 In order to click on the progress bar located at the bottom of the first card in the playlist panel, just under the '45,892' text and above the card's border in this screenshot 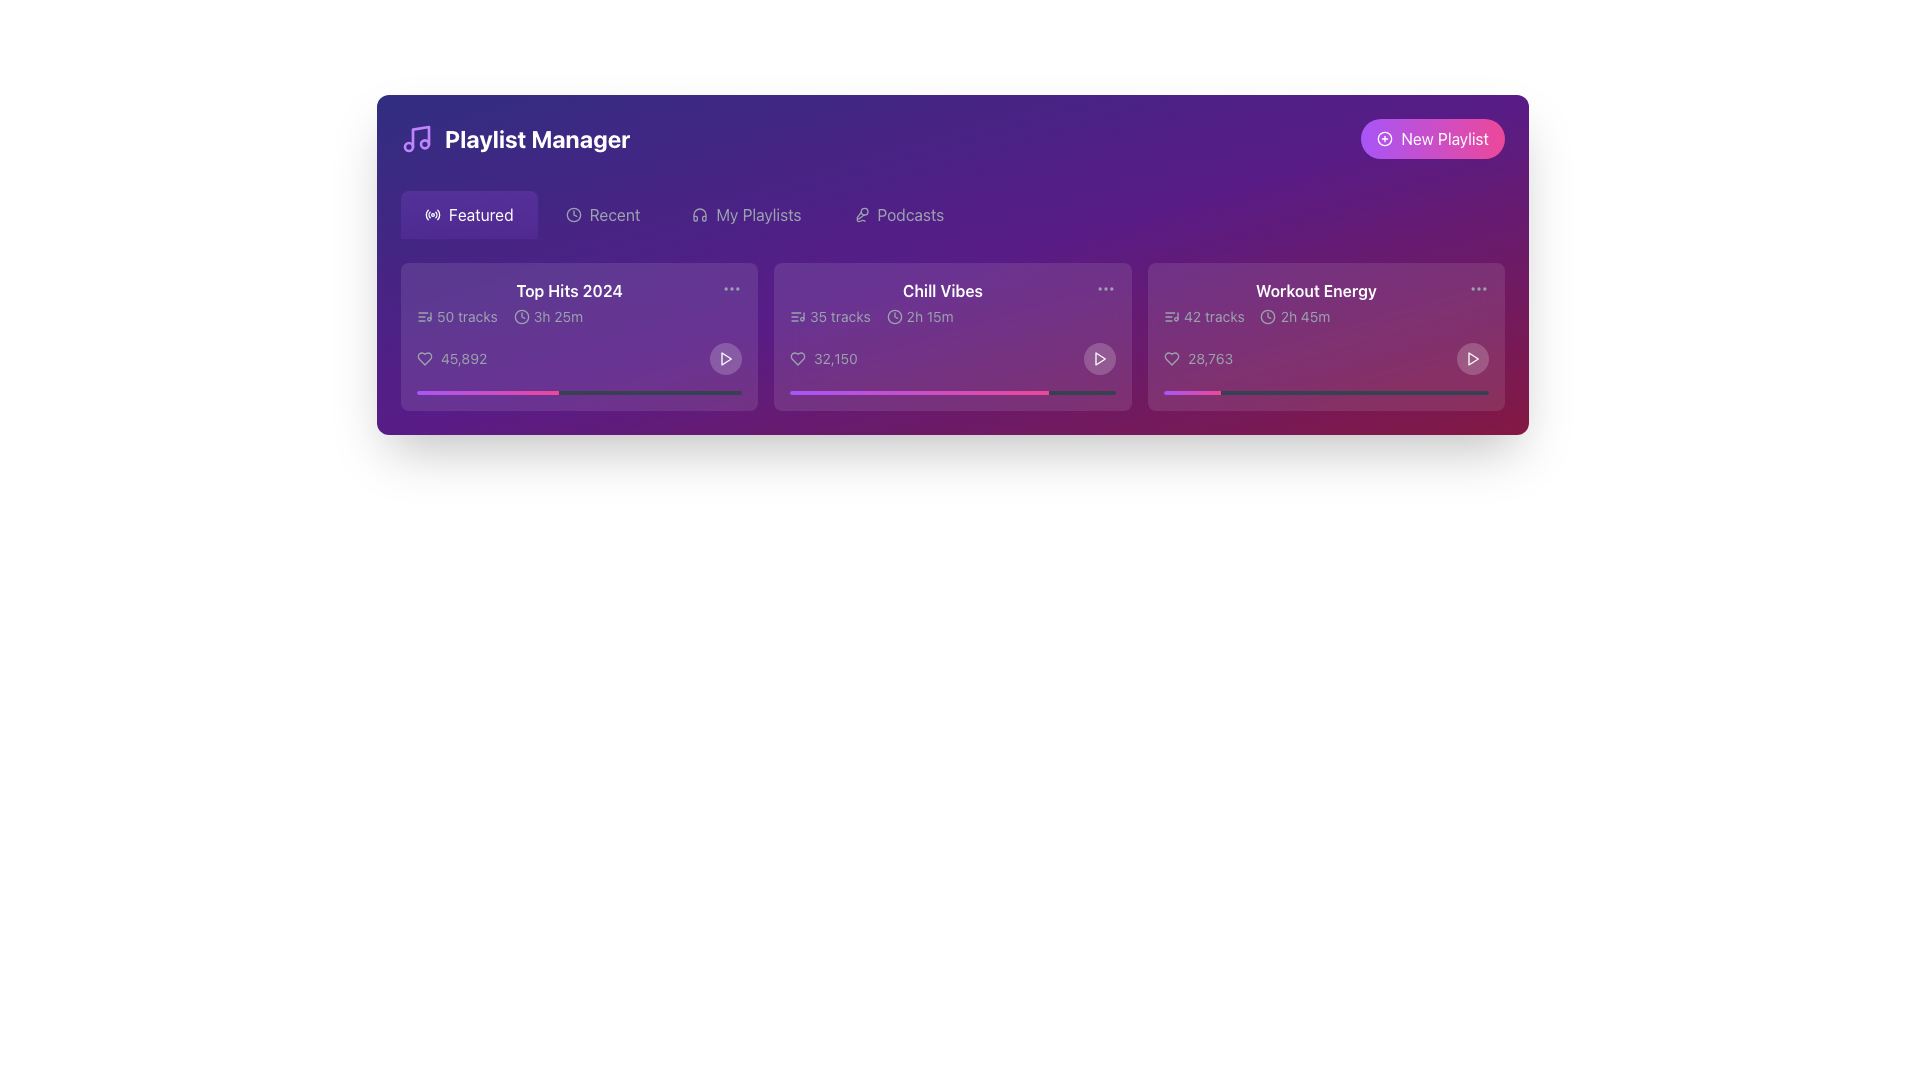, I will do `click(578, 393)`.